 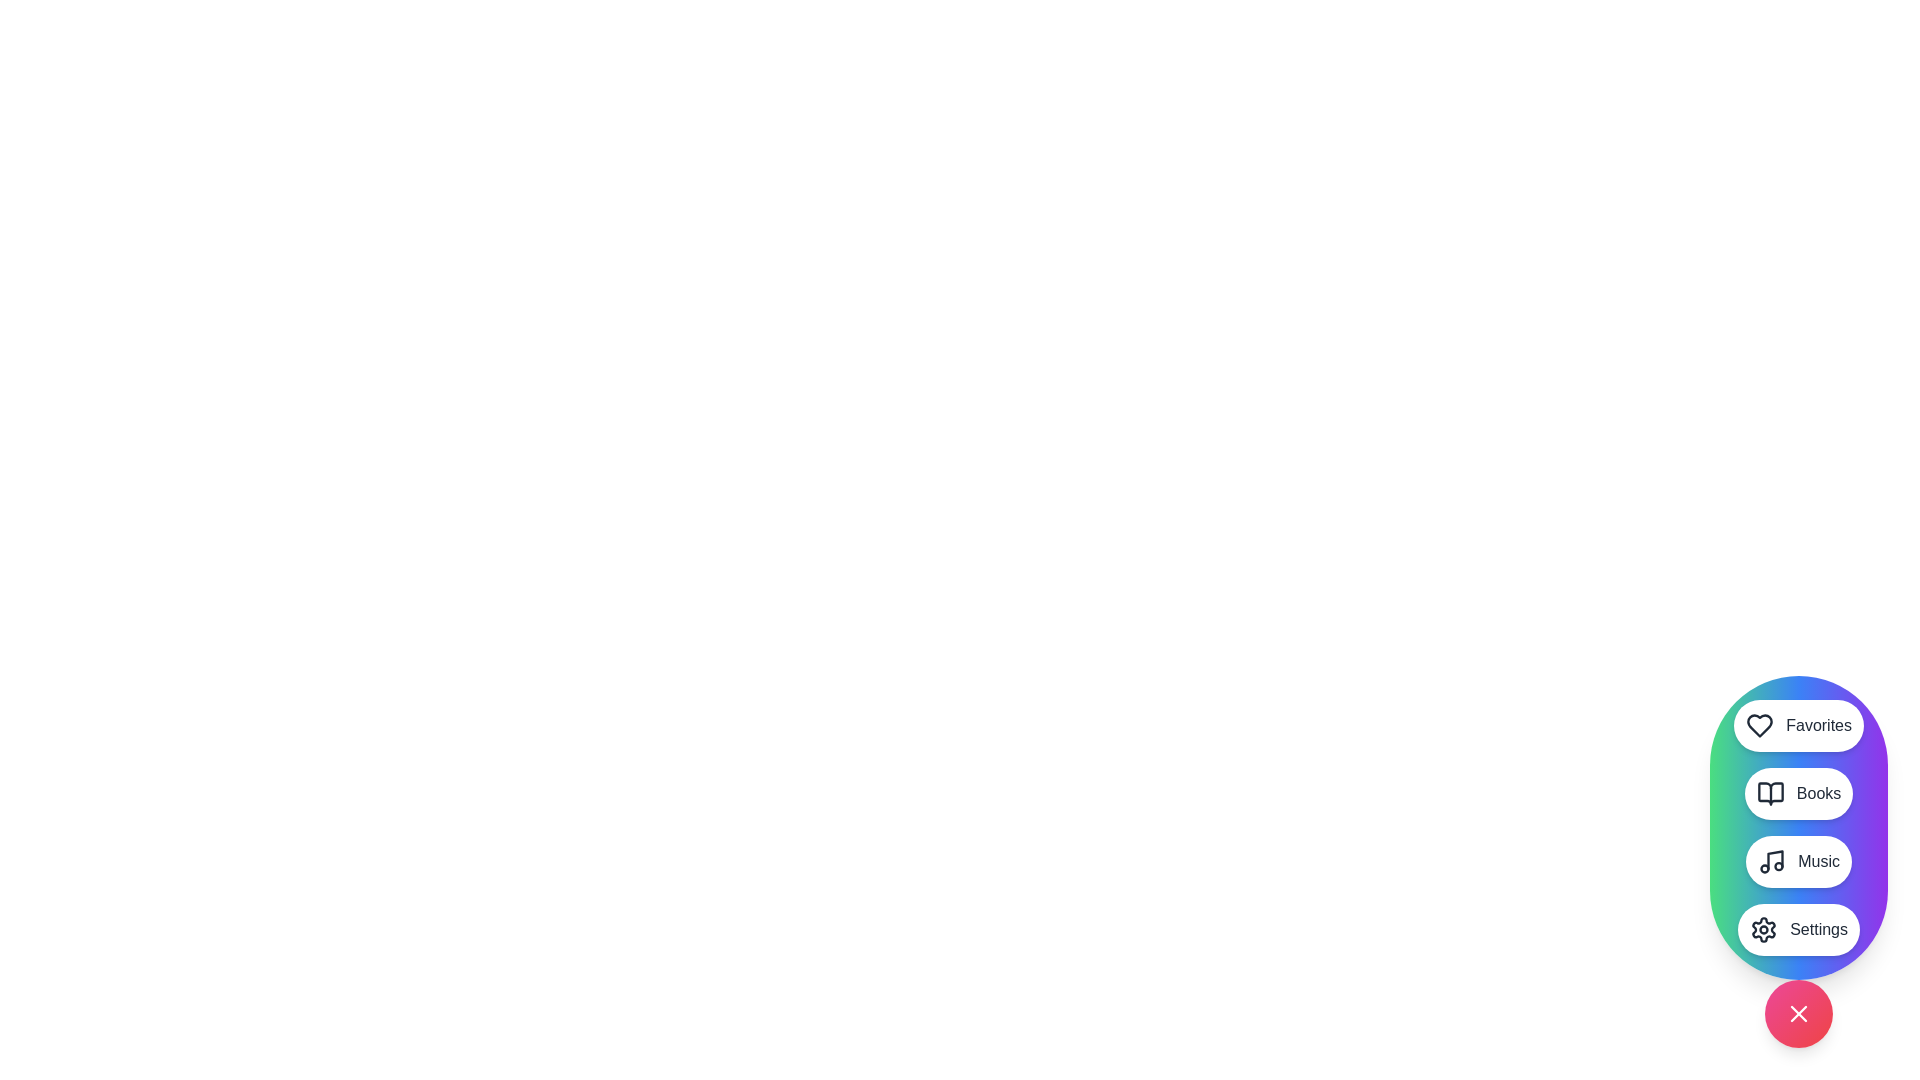 What do you see at coordinates (1799, 1014) in the screenshot?
I see `the red button with the 'X' icon to collapse the speed dial menu` at bounding box center [1799, 1014].